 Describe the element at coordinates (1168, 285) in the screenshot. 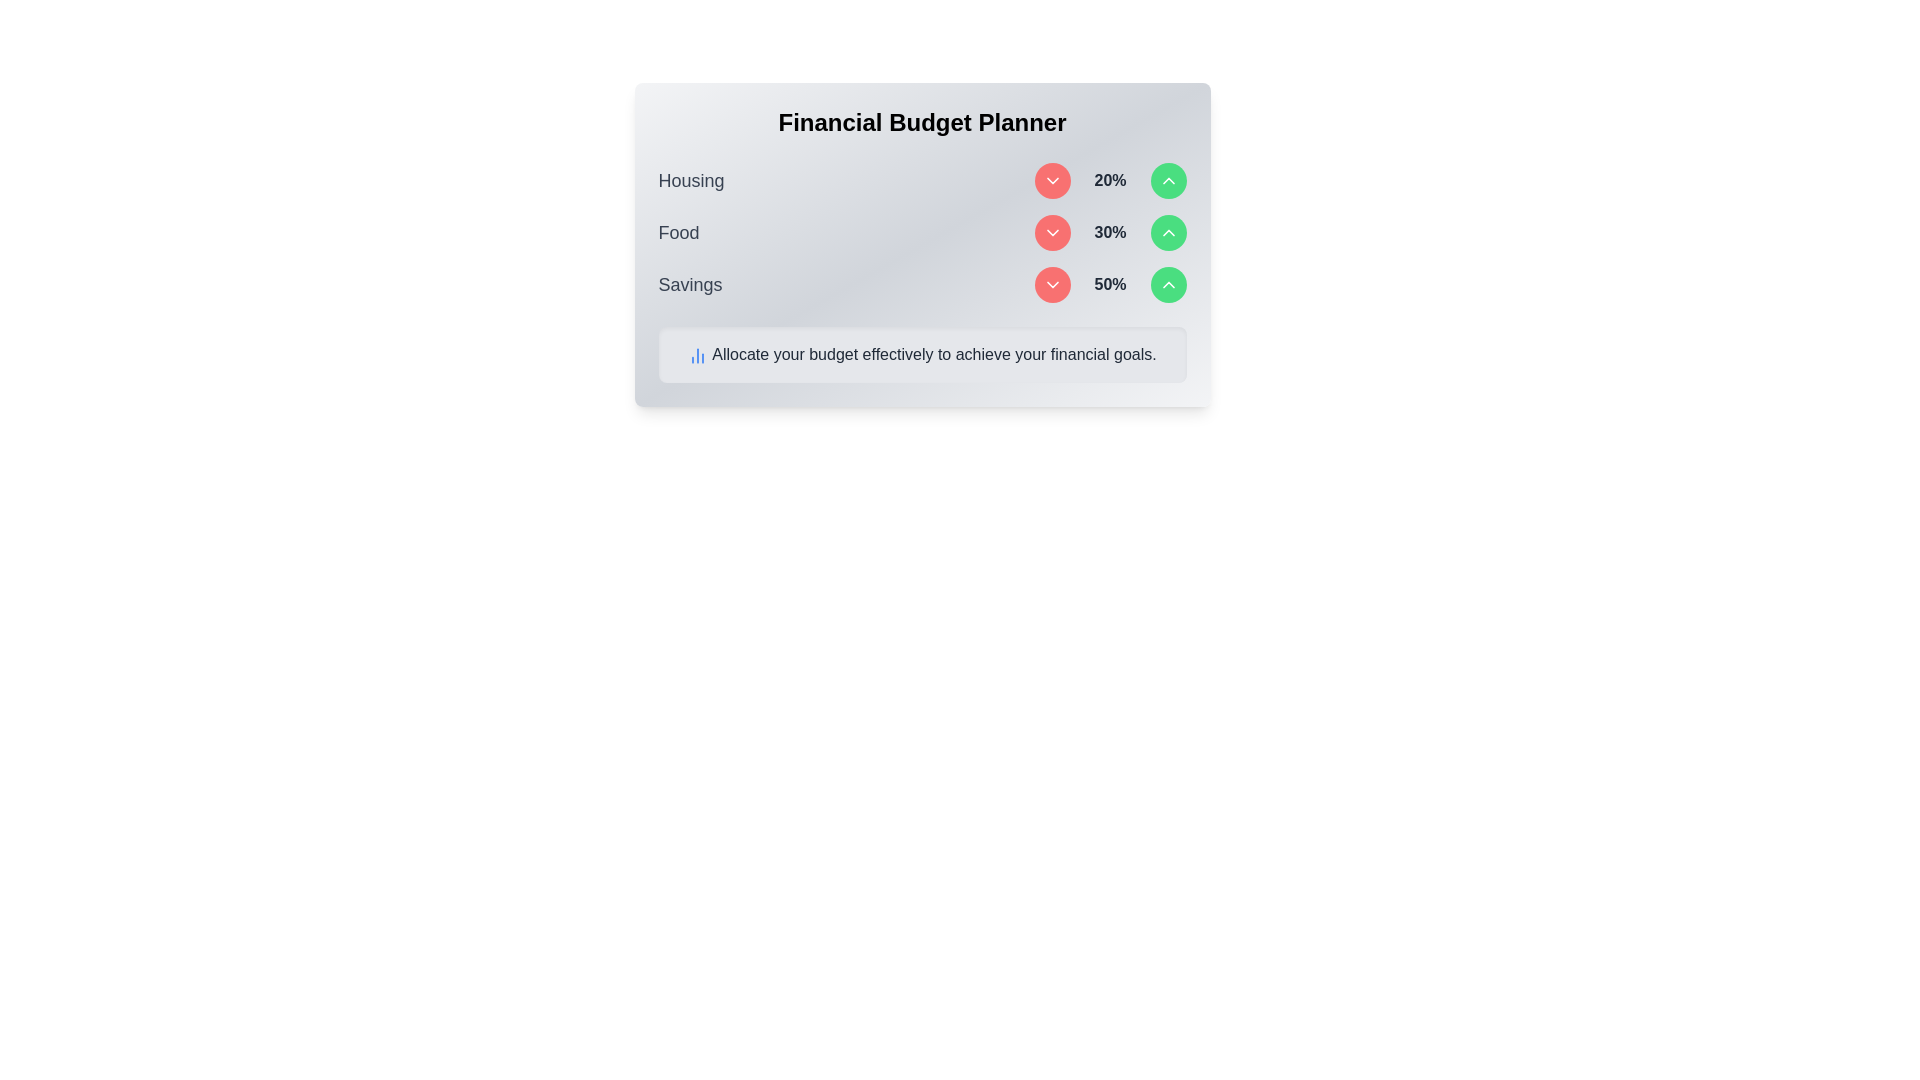

I see `the button to increase the percentage value associated with the financial category 'Savings', located in the last row of a vertically stacked list, aligned to the right of the percentage value '50%'` at that location.